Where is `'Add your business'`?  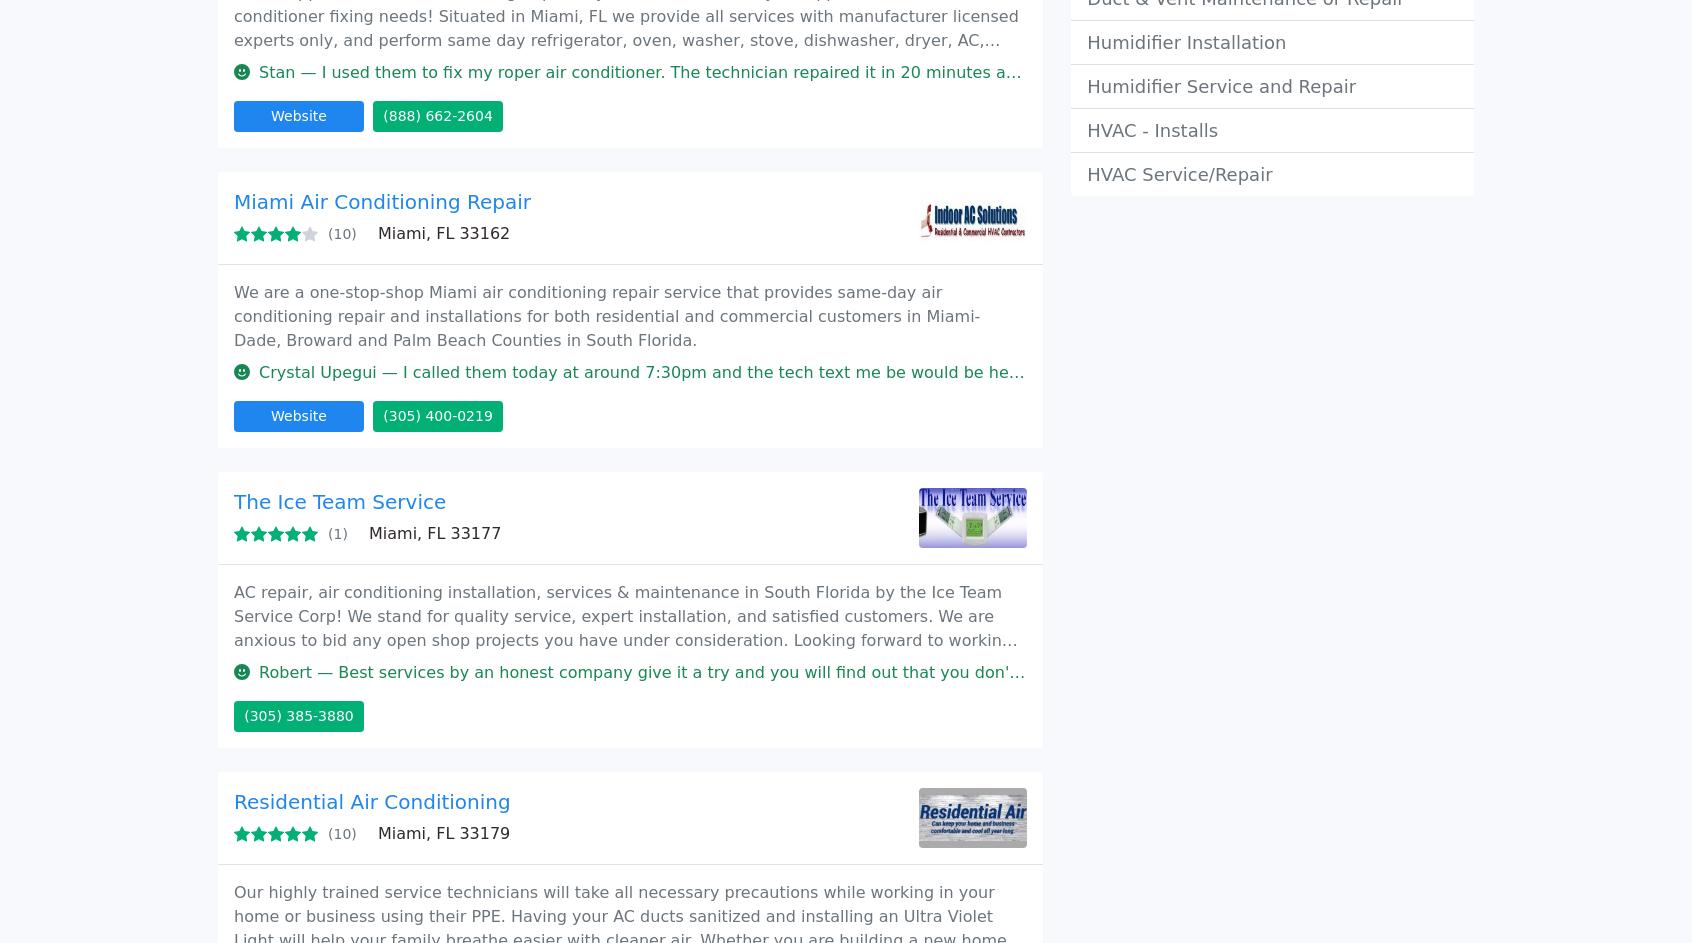 'Add your business' is located at coordinates (1152, 143).